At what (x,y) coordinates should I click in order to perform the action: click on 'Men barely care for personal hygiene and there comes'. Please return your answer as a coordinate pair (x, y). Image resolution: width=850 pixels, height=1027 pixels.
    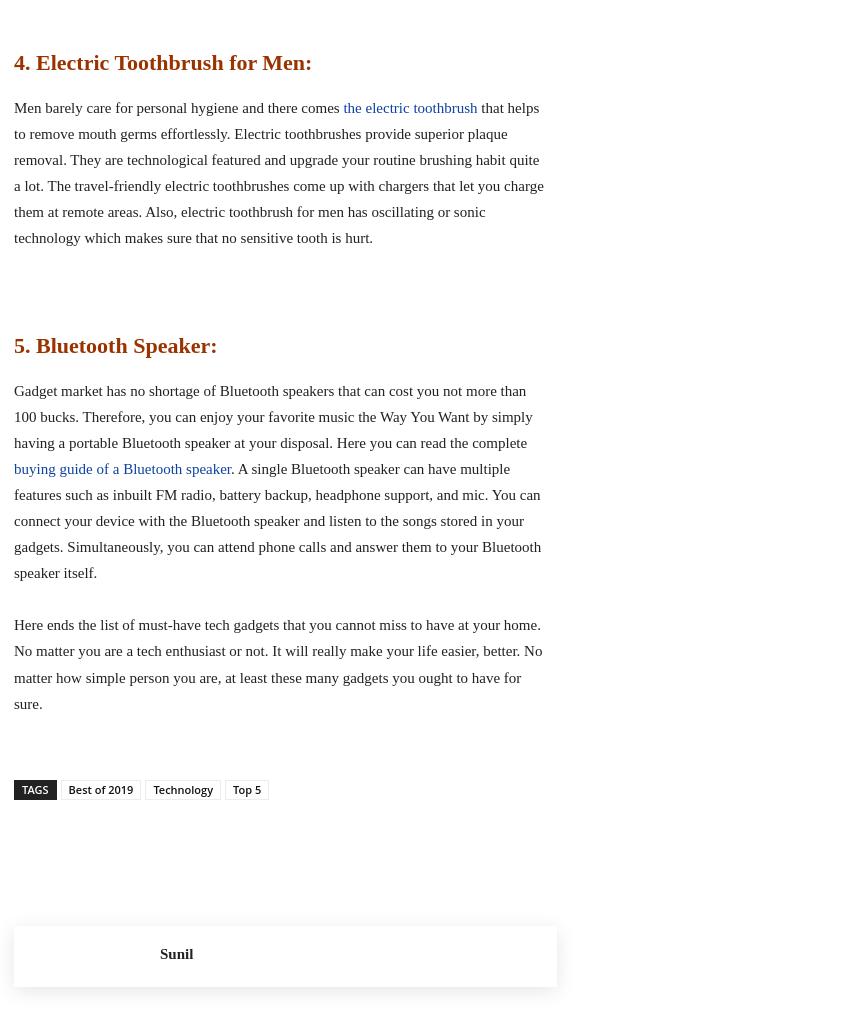
    Looking at the image, I should click on (177, 106).